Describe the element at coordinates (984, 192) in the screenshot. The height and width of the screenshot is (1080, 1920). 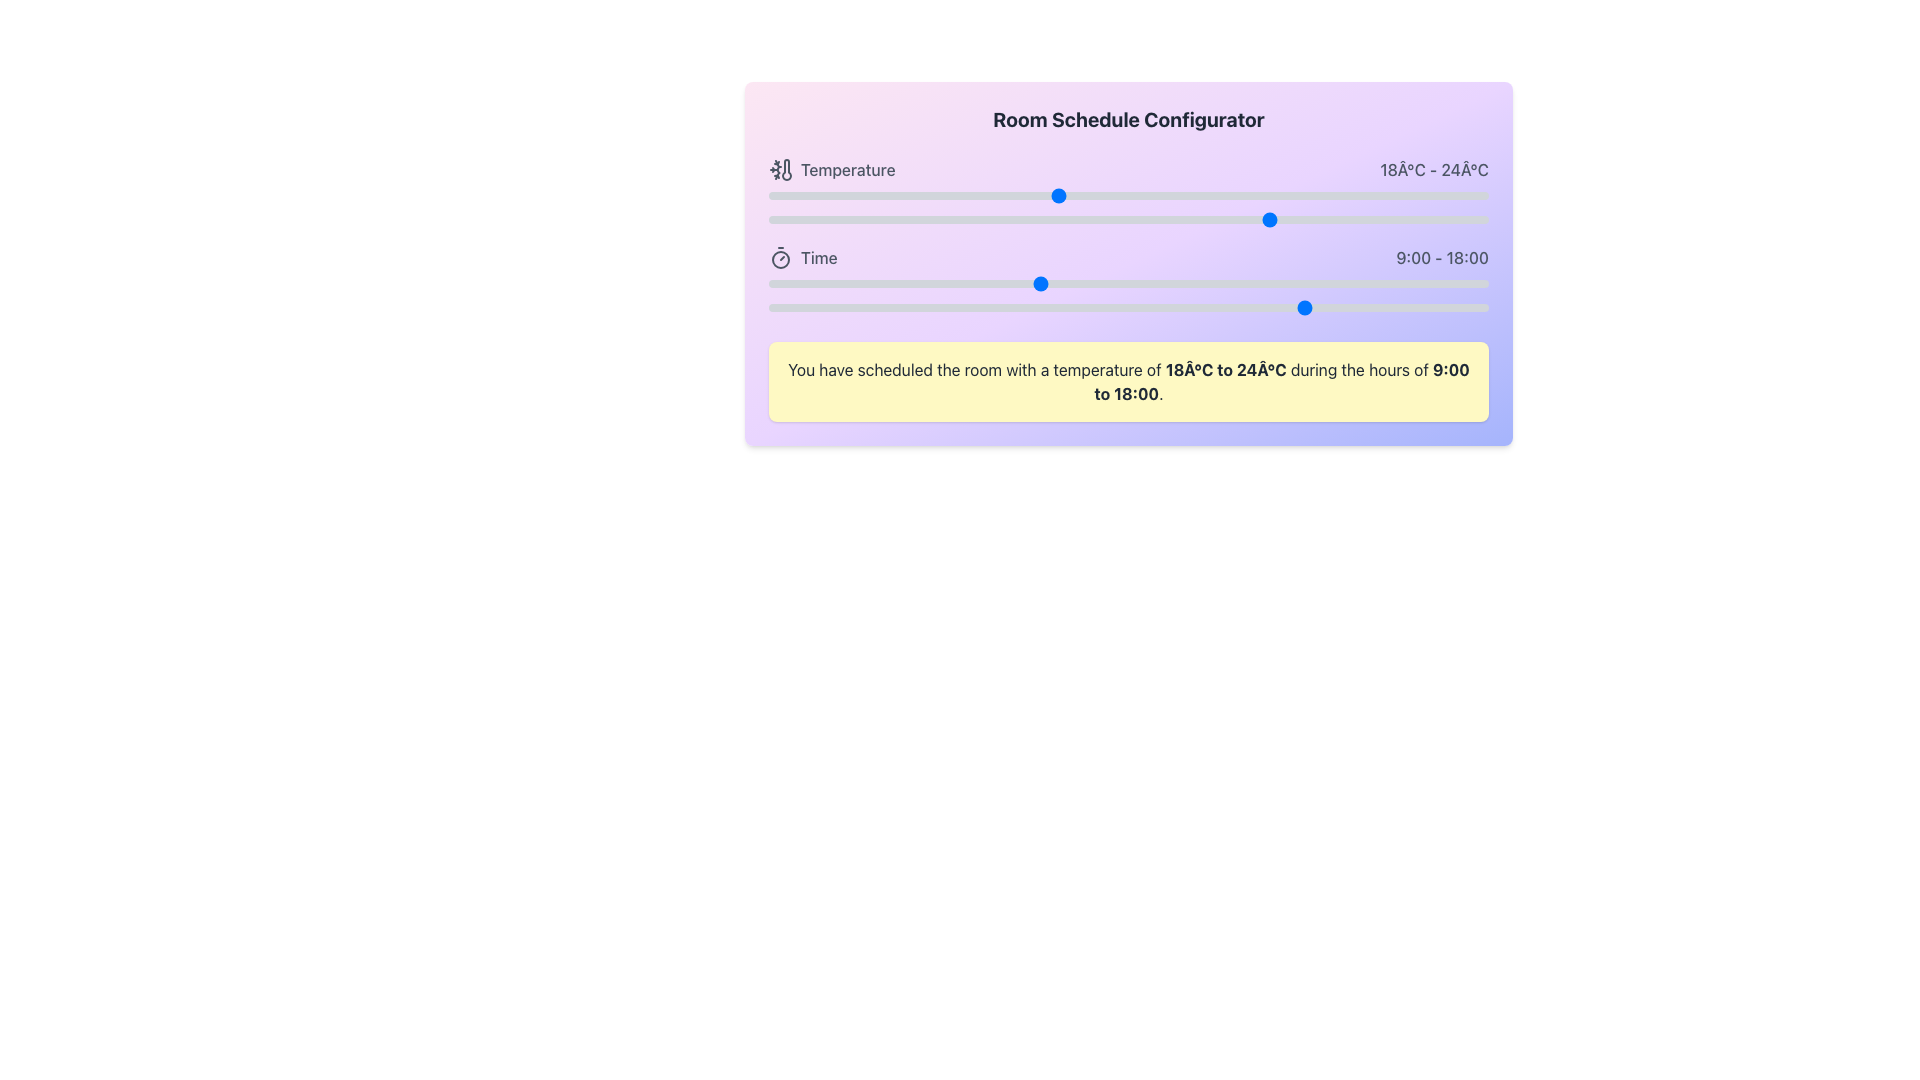
I see `the slider` at that location.